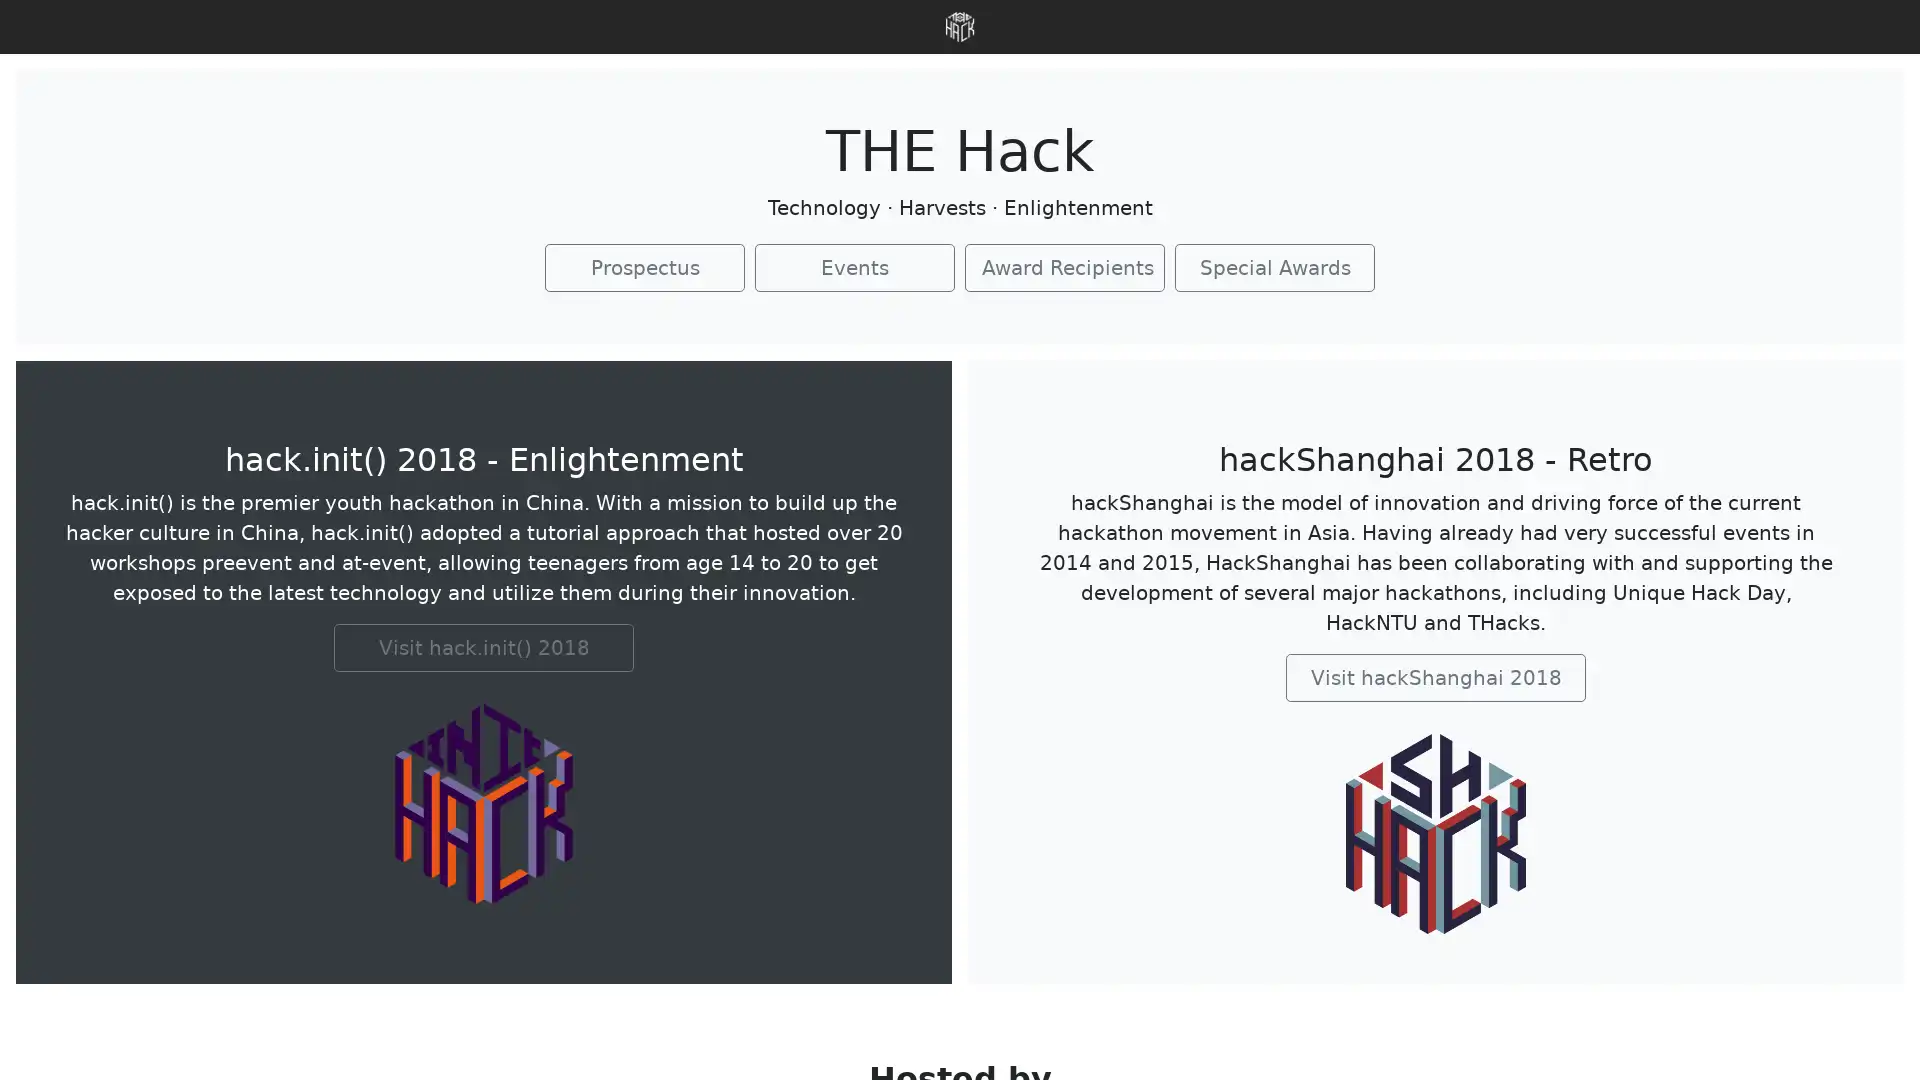 The width and height of the screenshot is (1920, 1080). What do you see at coordinates (854, 266) in the screenshot?
I see `Events` at bounding box center [854, 266].